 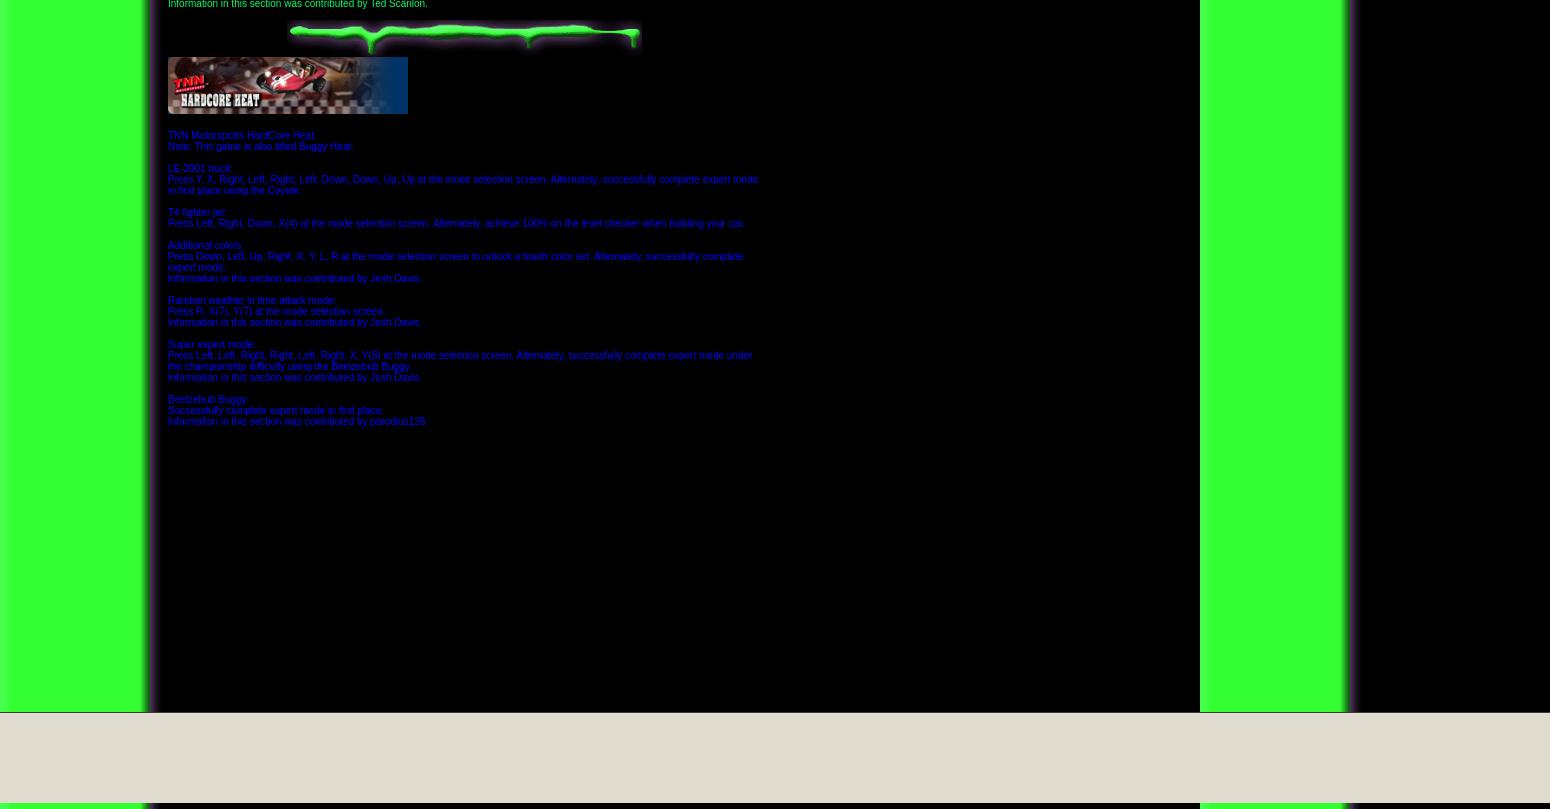 I want to click on 'Random weather in time attack mode:', so click(x=252, y=299).